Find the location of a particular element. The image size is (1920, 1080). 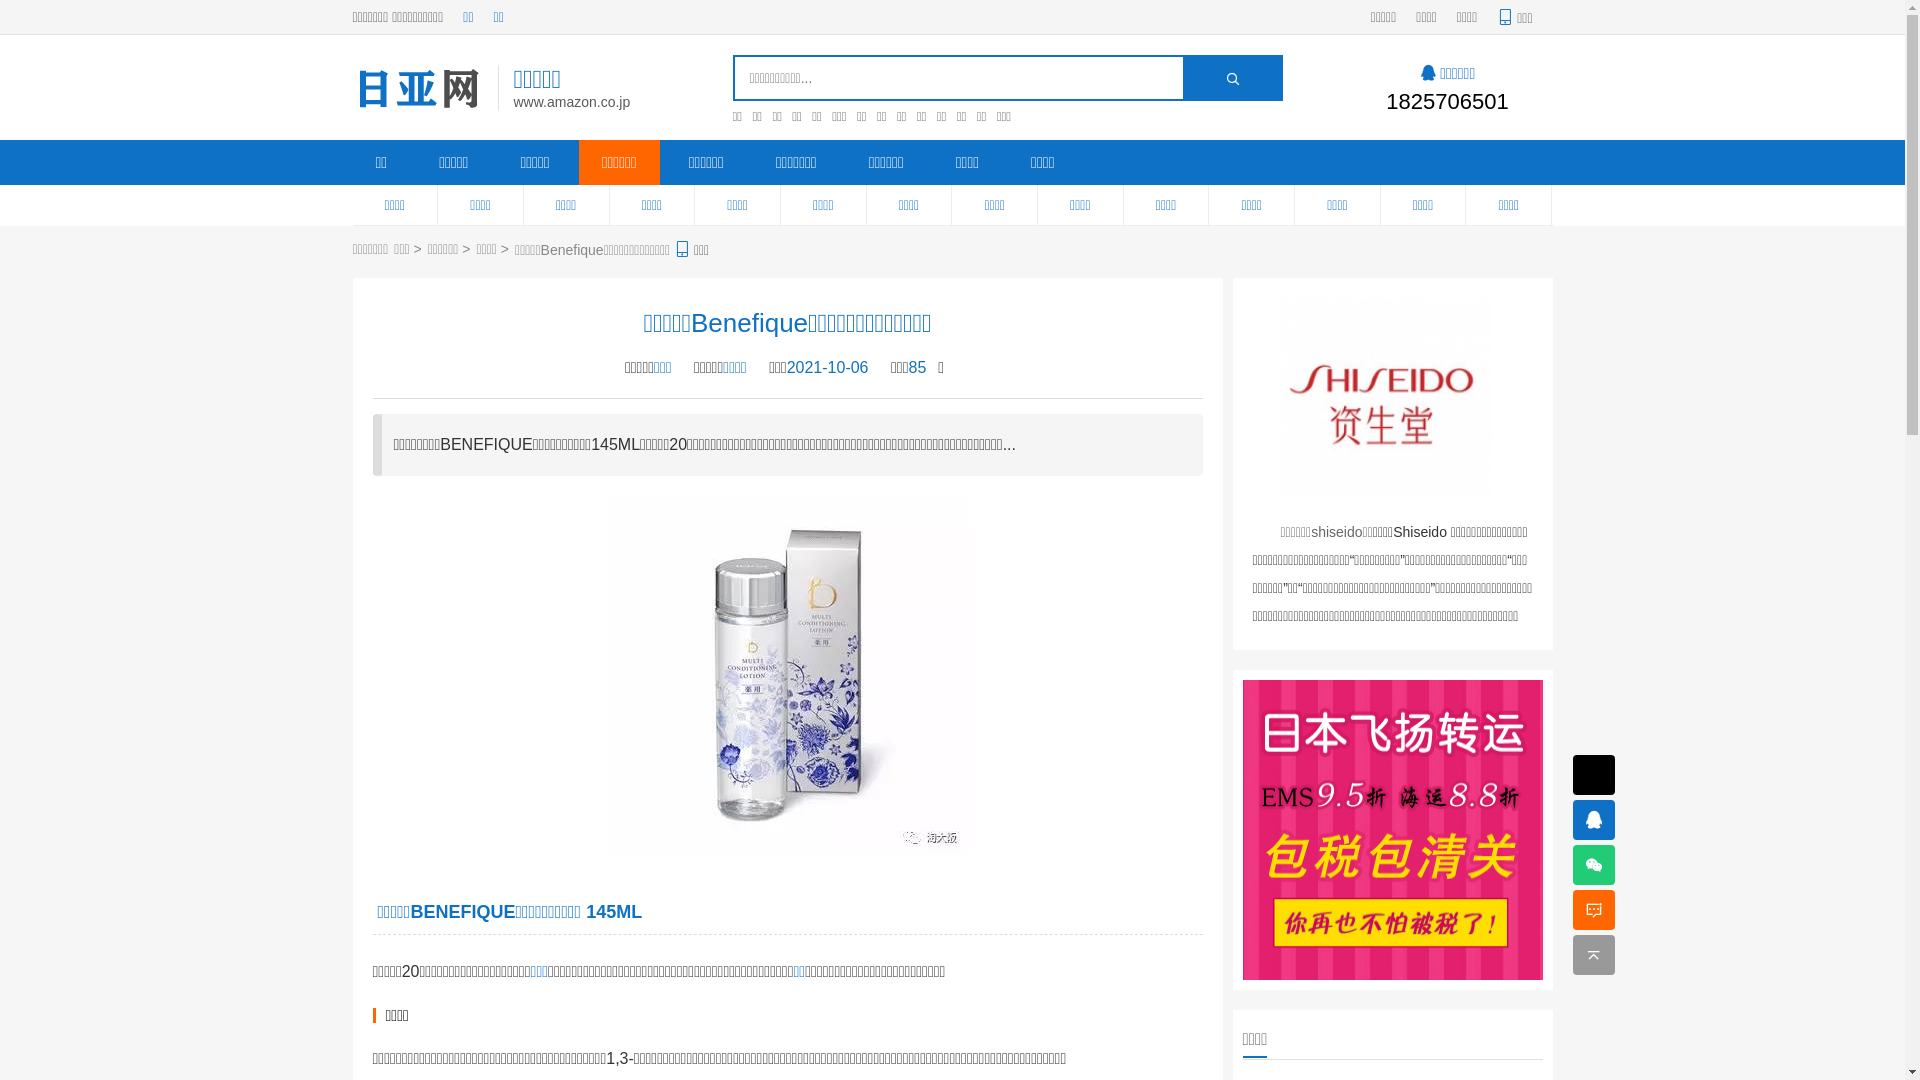

'85' is located at coordinates (921, 367).